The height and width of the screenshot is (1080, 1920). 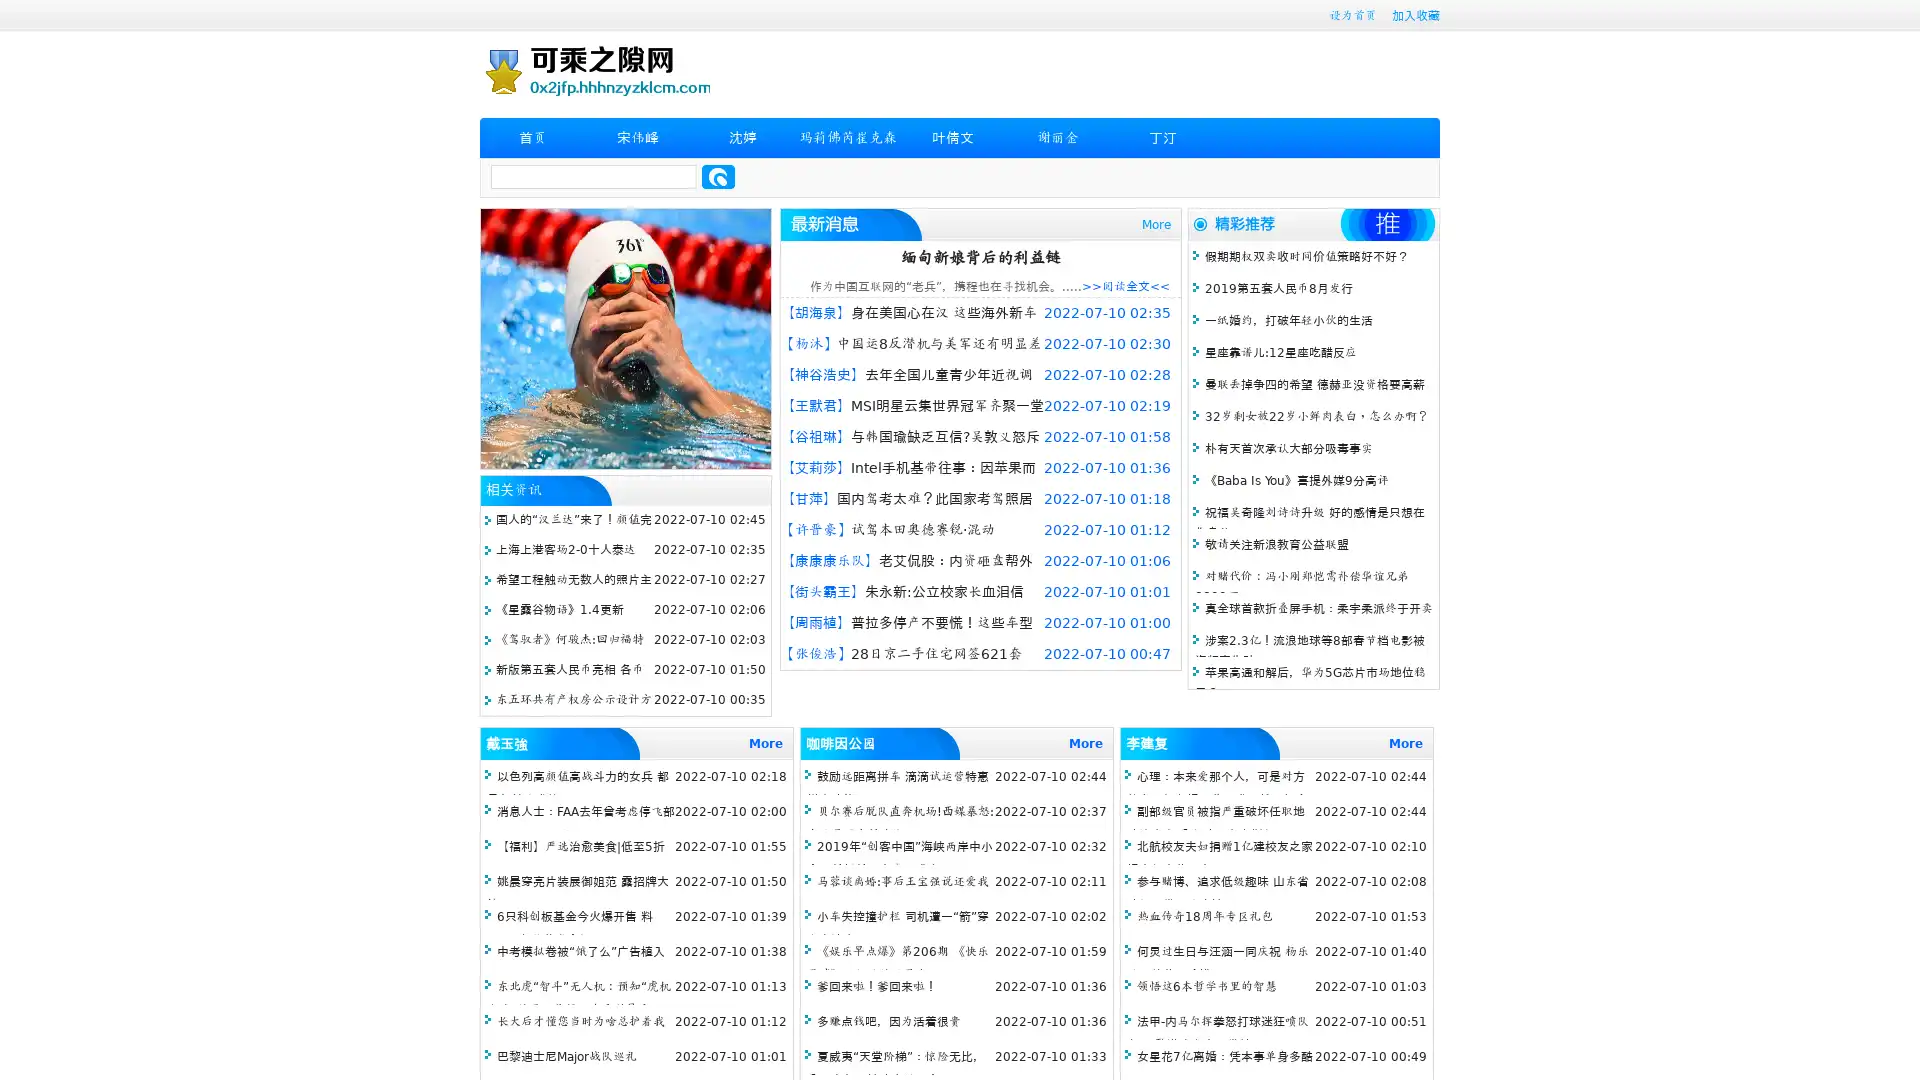 What do you see at coordinates (718, 176) in the screenshot?
I see `Search` at bounding box center [718, 176].